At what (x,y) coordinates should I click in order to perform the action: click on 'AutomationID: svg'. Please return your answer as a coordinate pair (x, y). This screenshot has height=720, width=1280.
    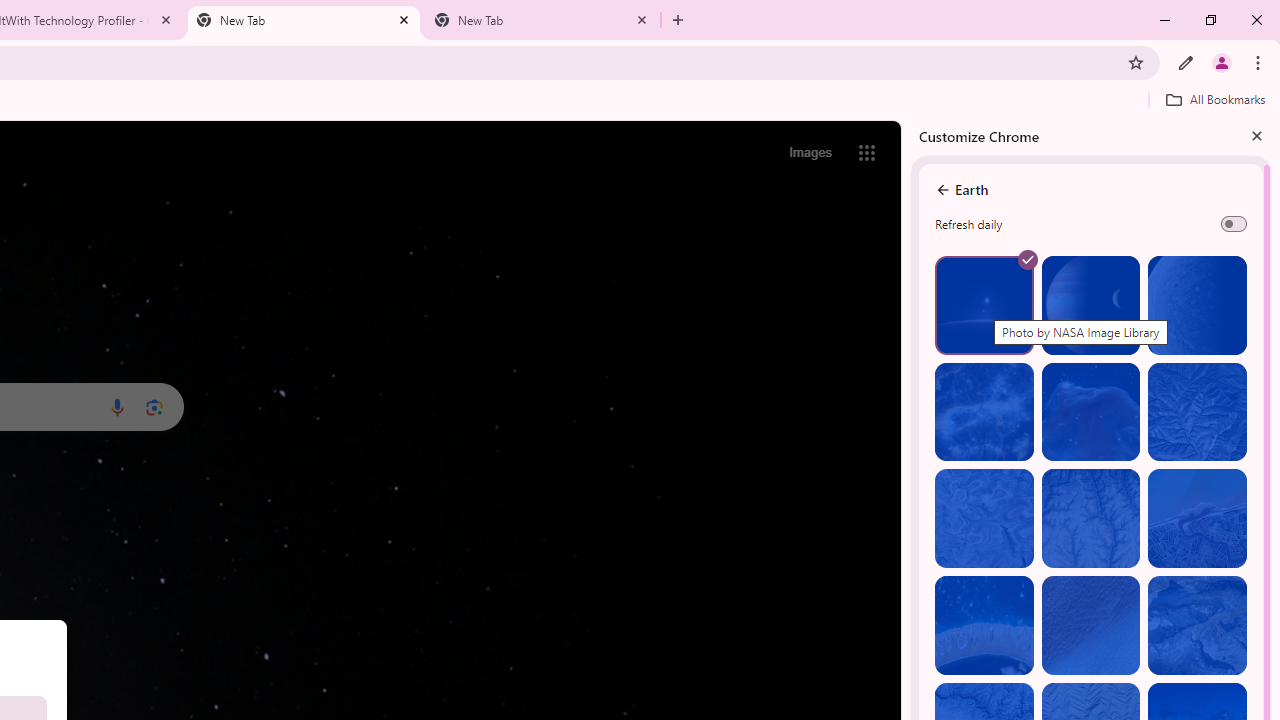
    Looking at the image, I should click on (1027, 258).